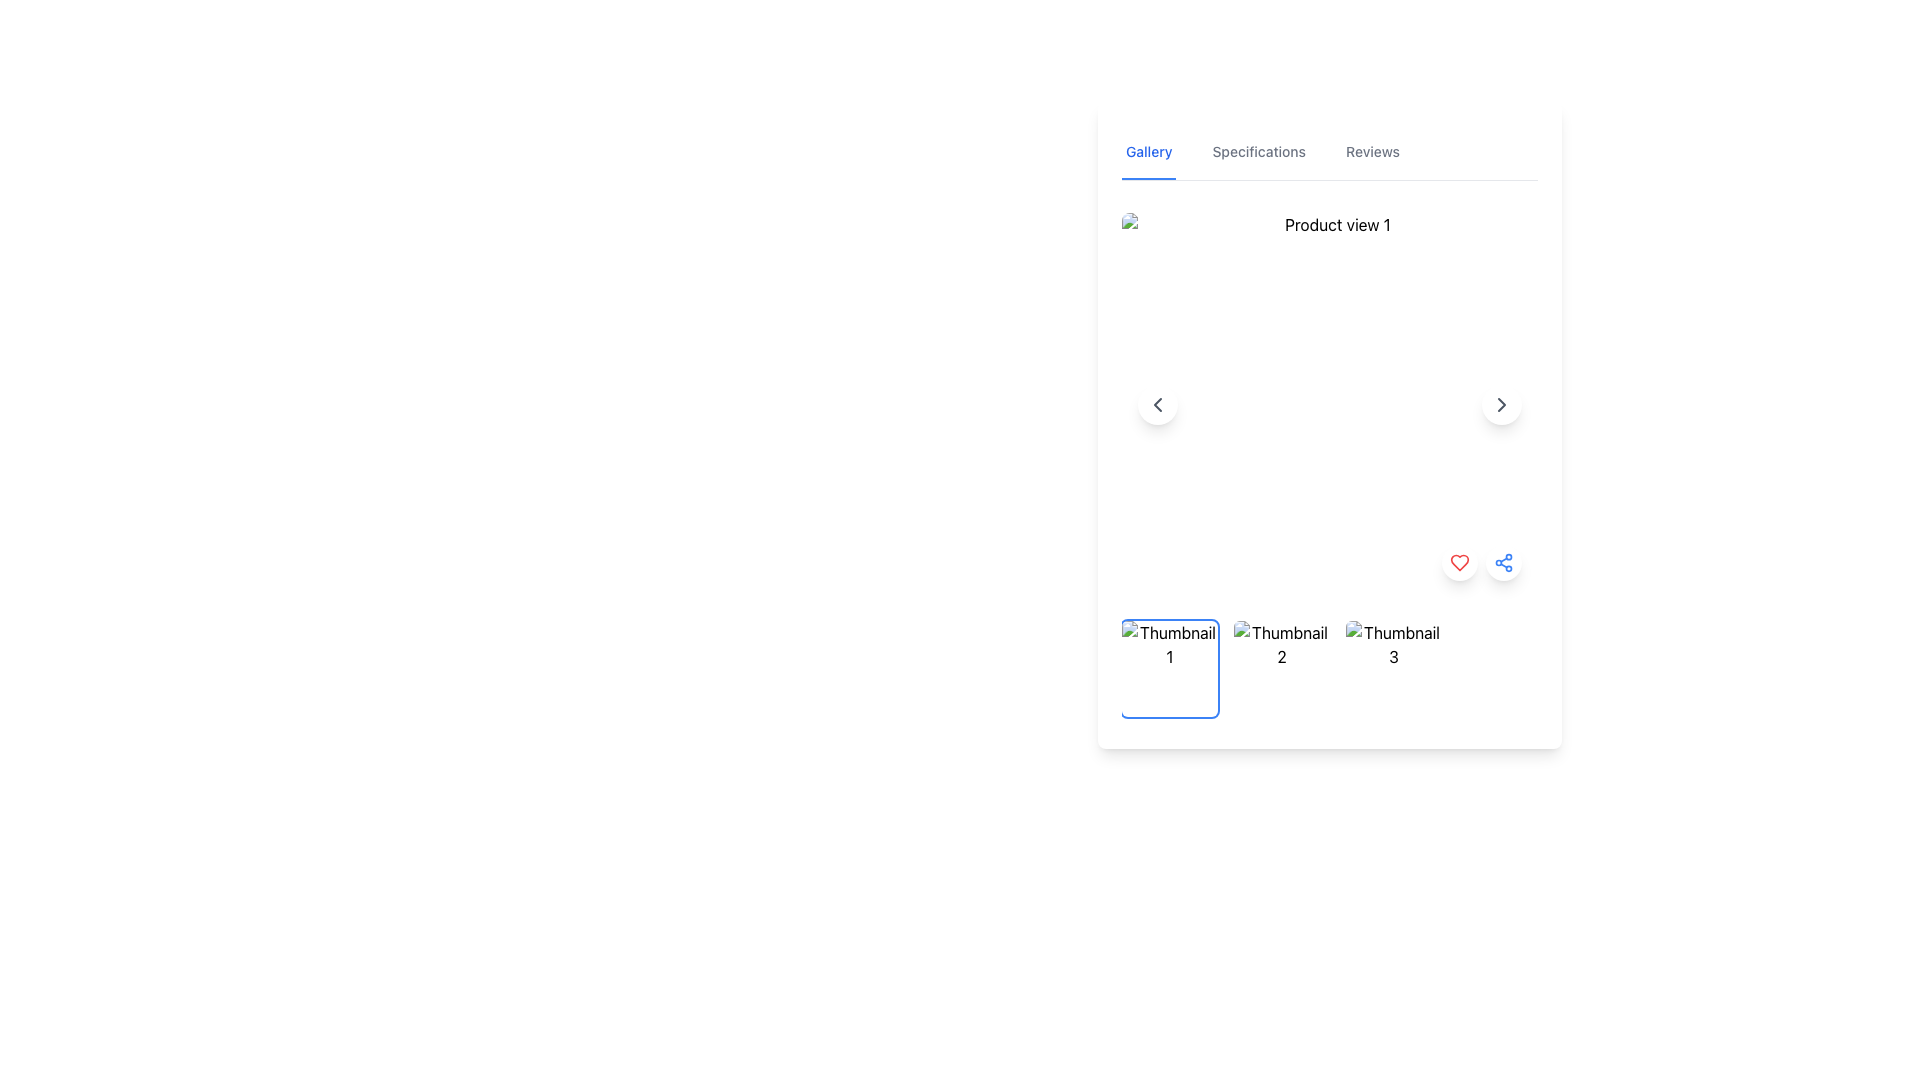 This screenshot has width=1920, height=1080. I want to click on the rightward chevron icon located inside a circular button, so click(1502, 405).